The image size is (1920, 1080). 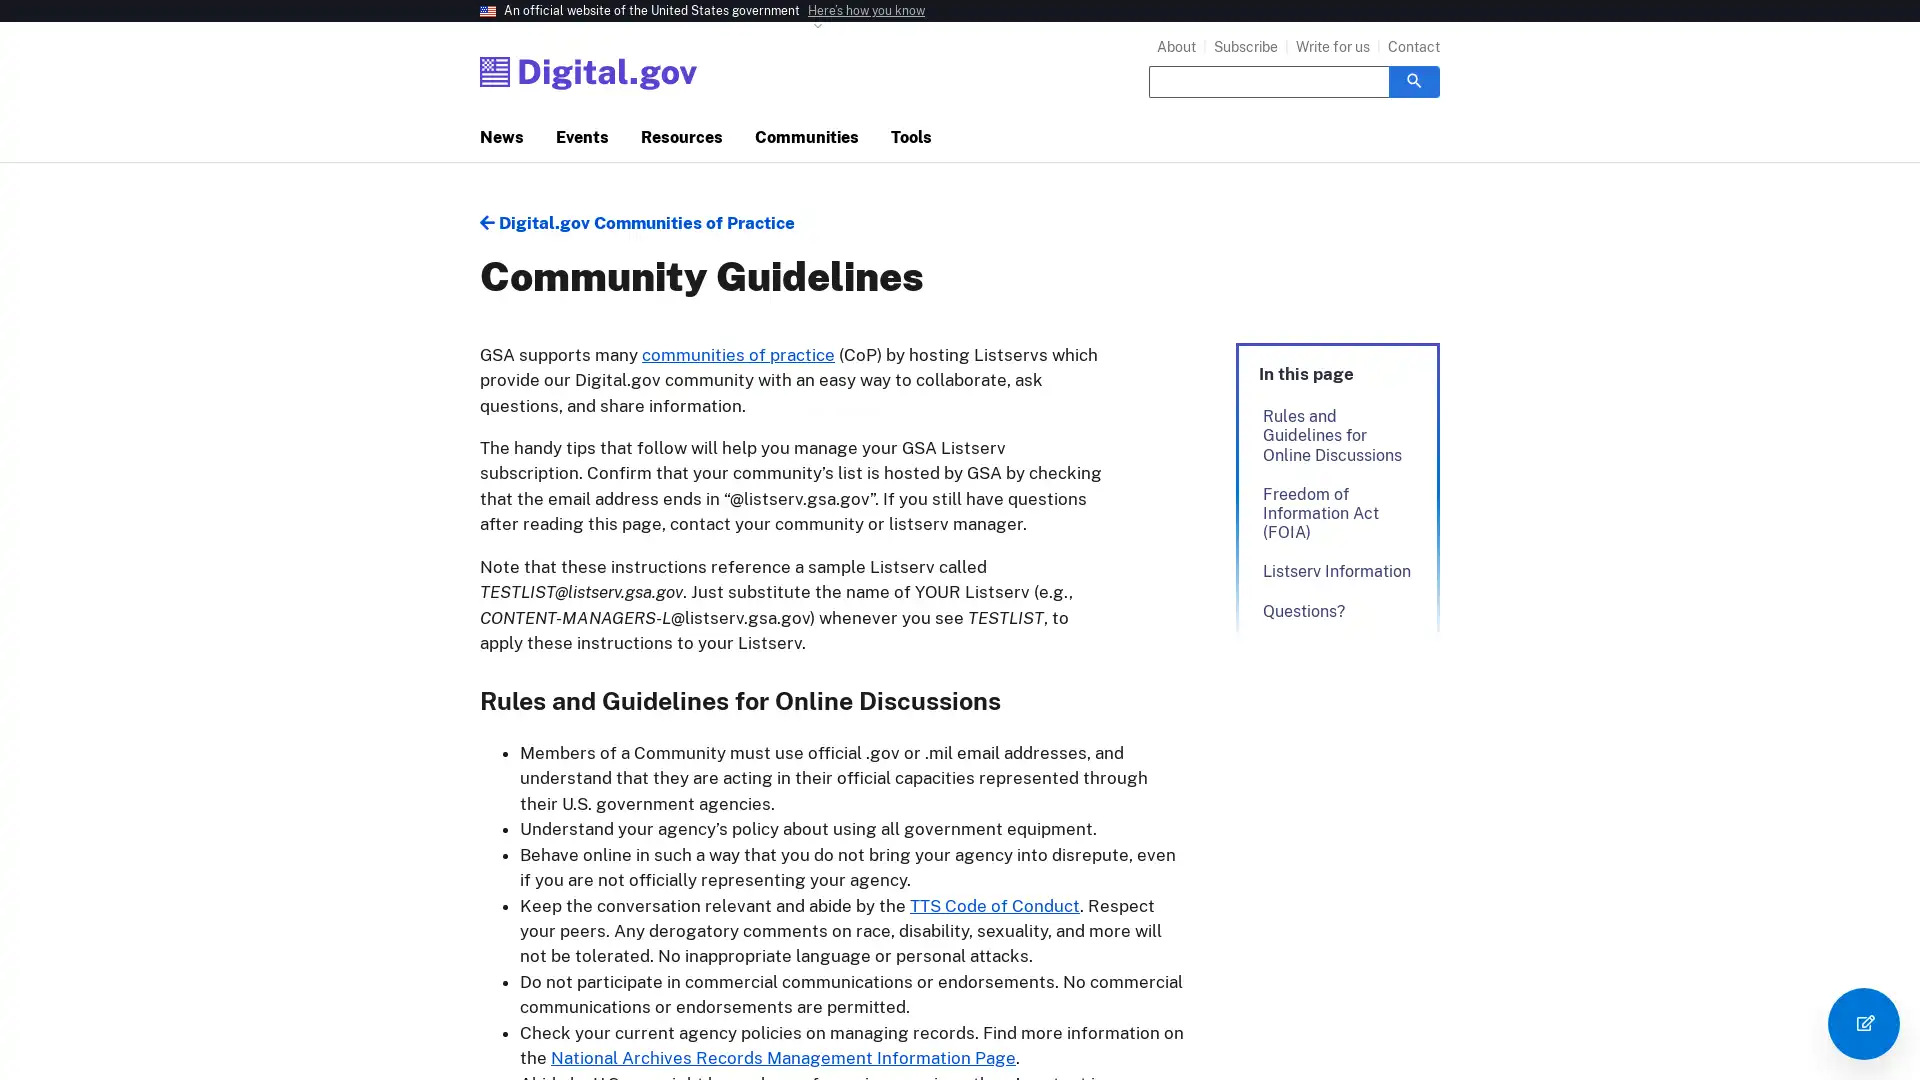 I want to click on edit, so click(x=1862, y=1023).